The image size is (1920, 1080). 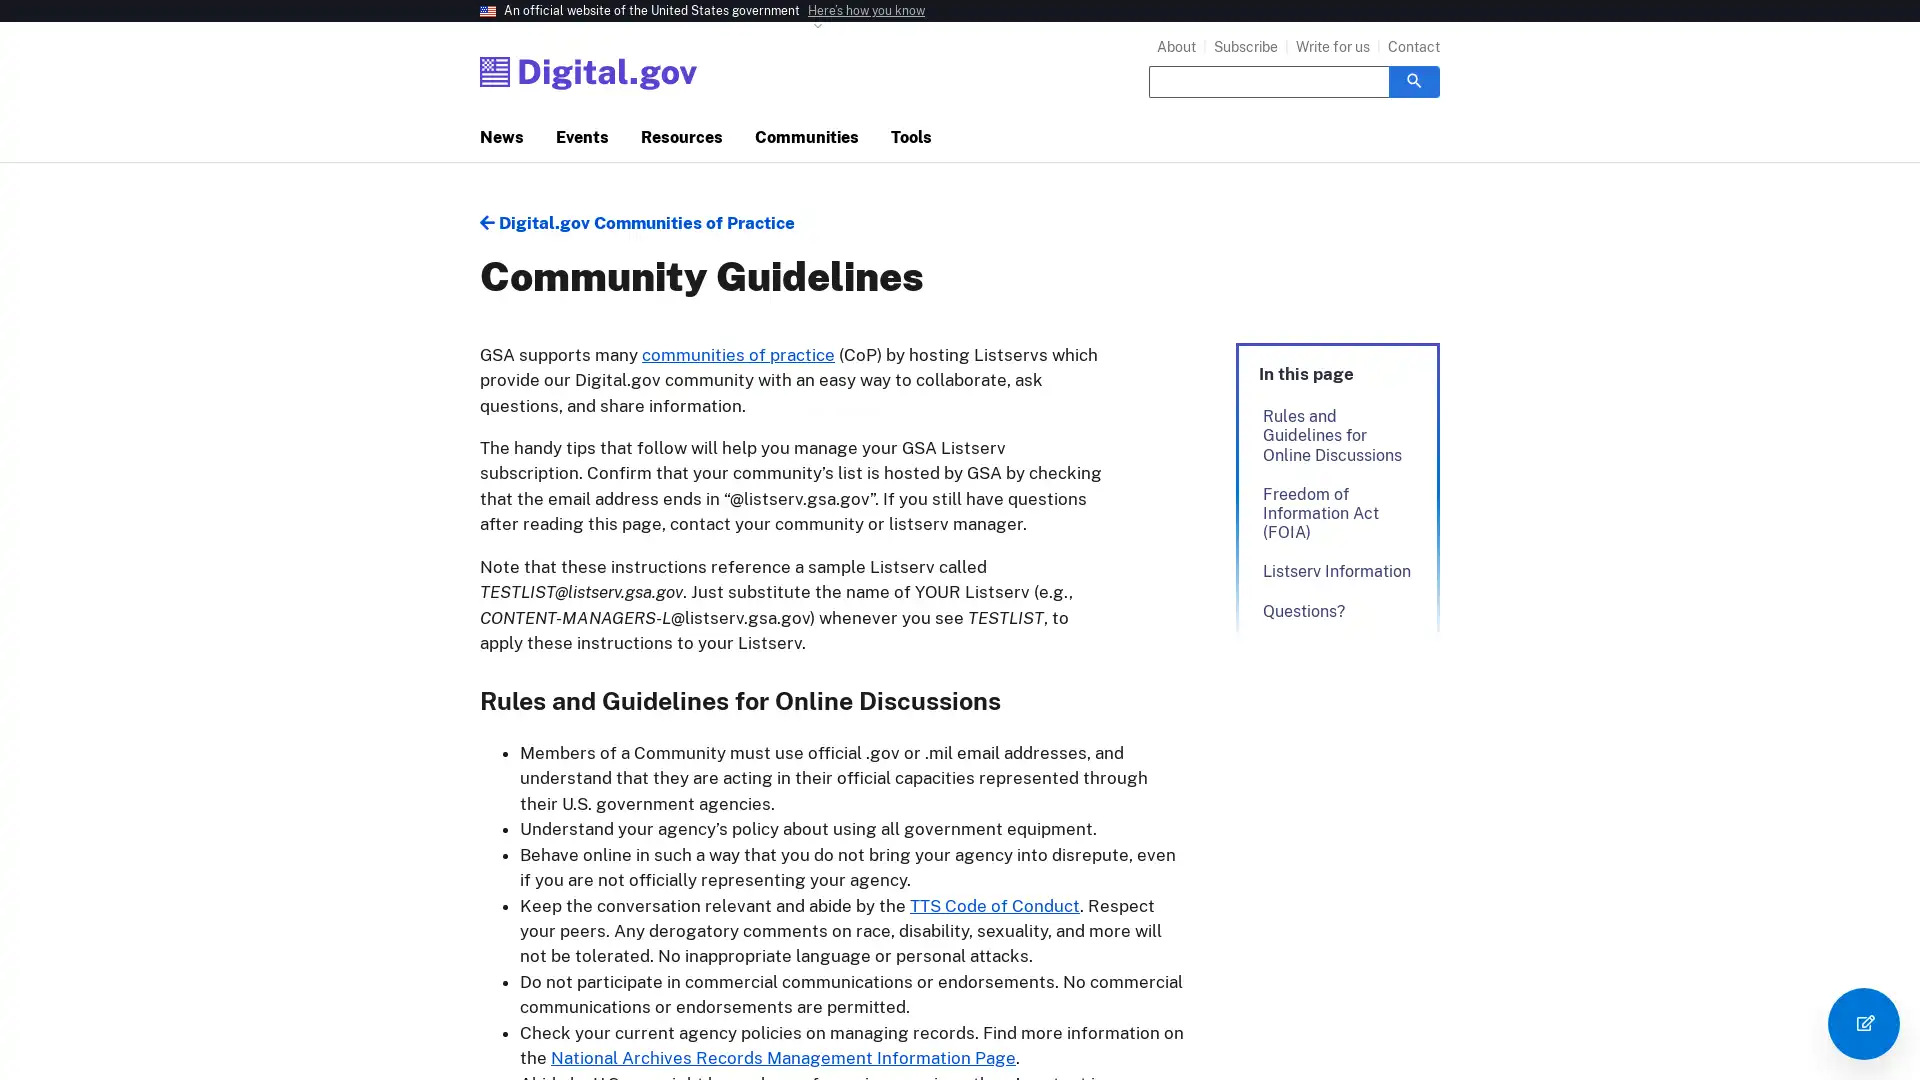 I want to click on edit, so click(x=1862, y=1023).